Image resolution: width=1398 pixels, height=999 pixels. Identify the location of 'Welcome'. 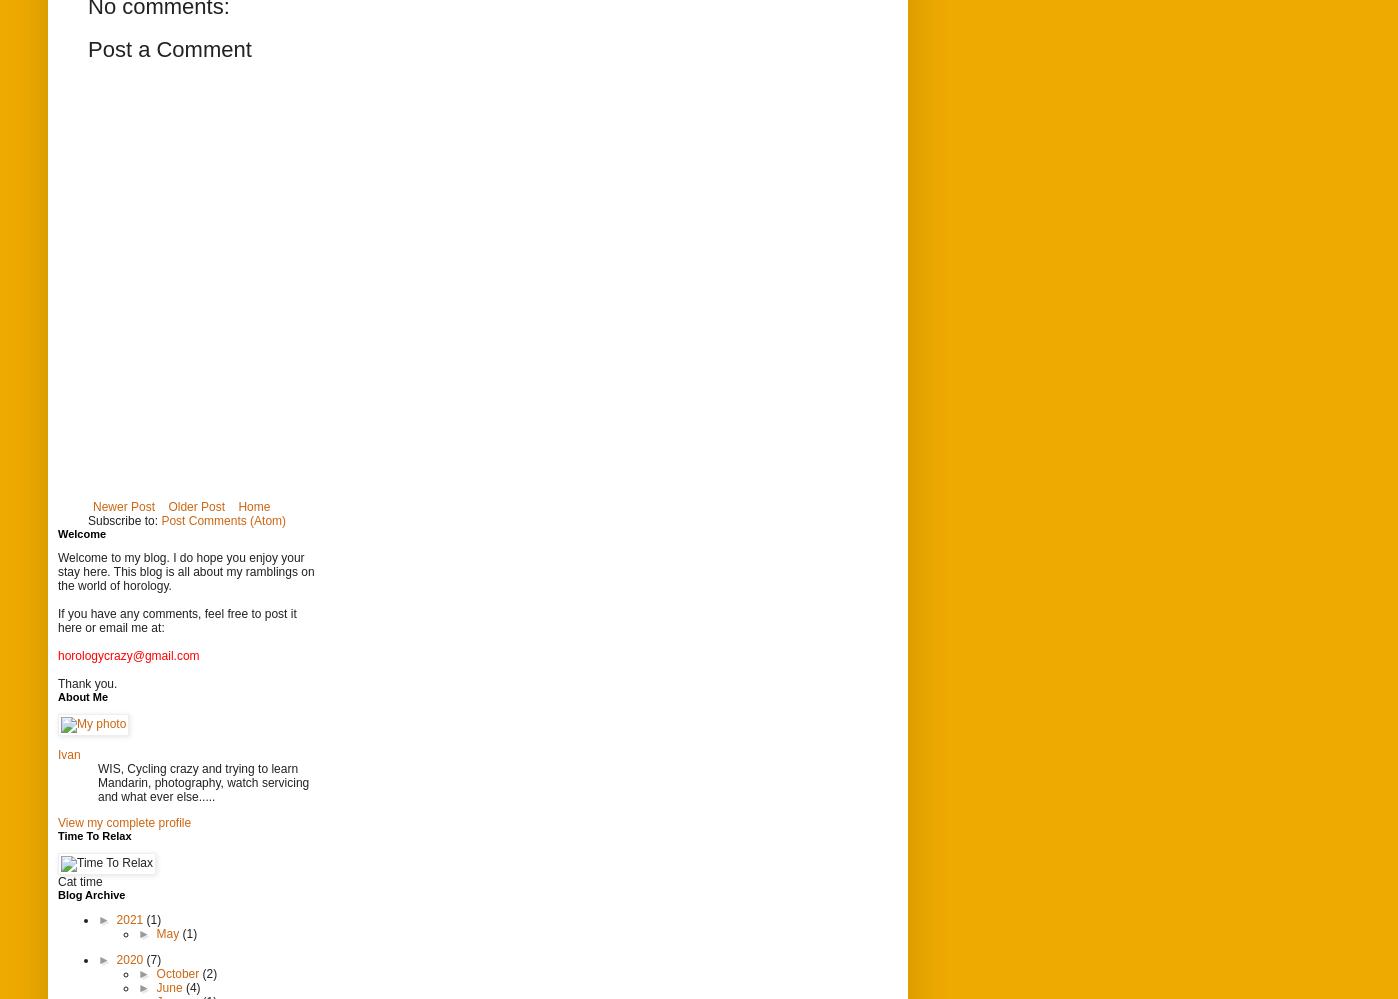
(82, 531).